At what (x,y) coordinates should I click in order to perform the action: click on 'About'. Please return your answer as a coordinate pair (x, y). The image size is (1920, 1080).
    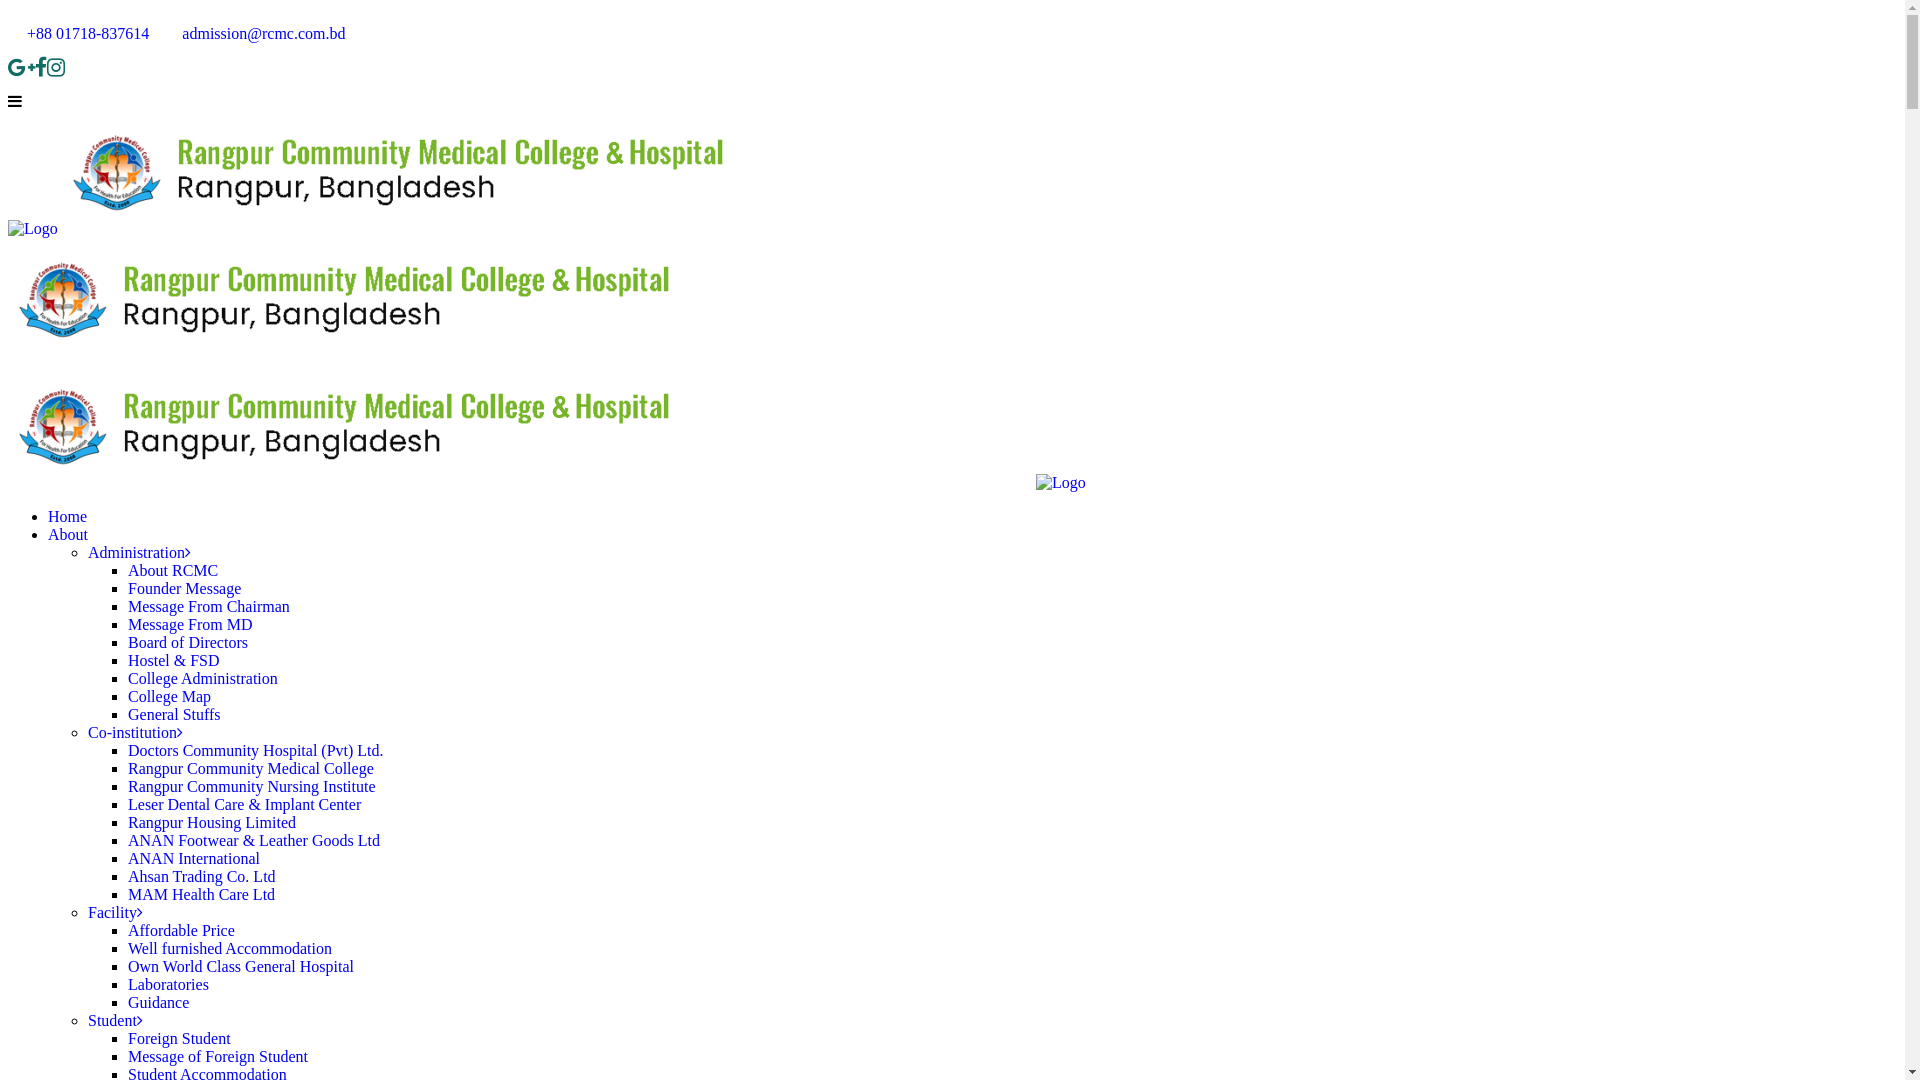
    Looking at the image, I should click on (67, 533).